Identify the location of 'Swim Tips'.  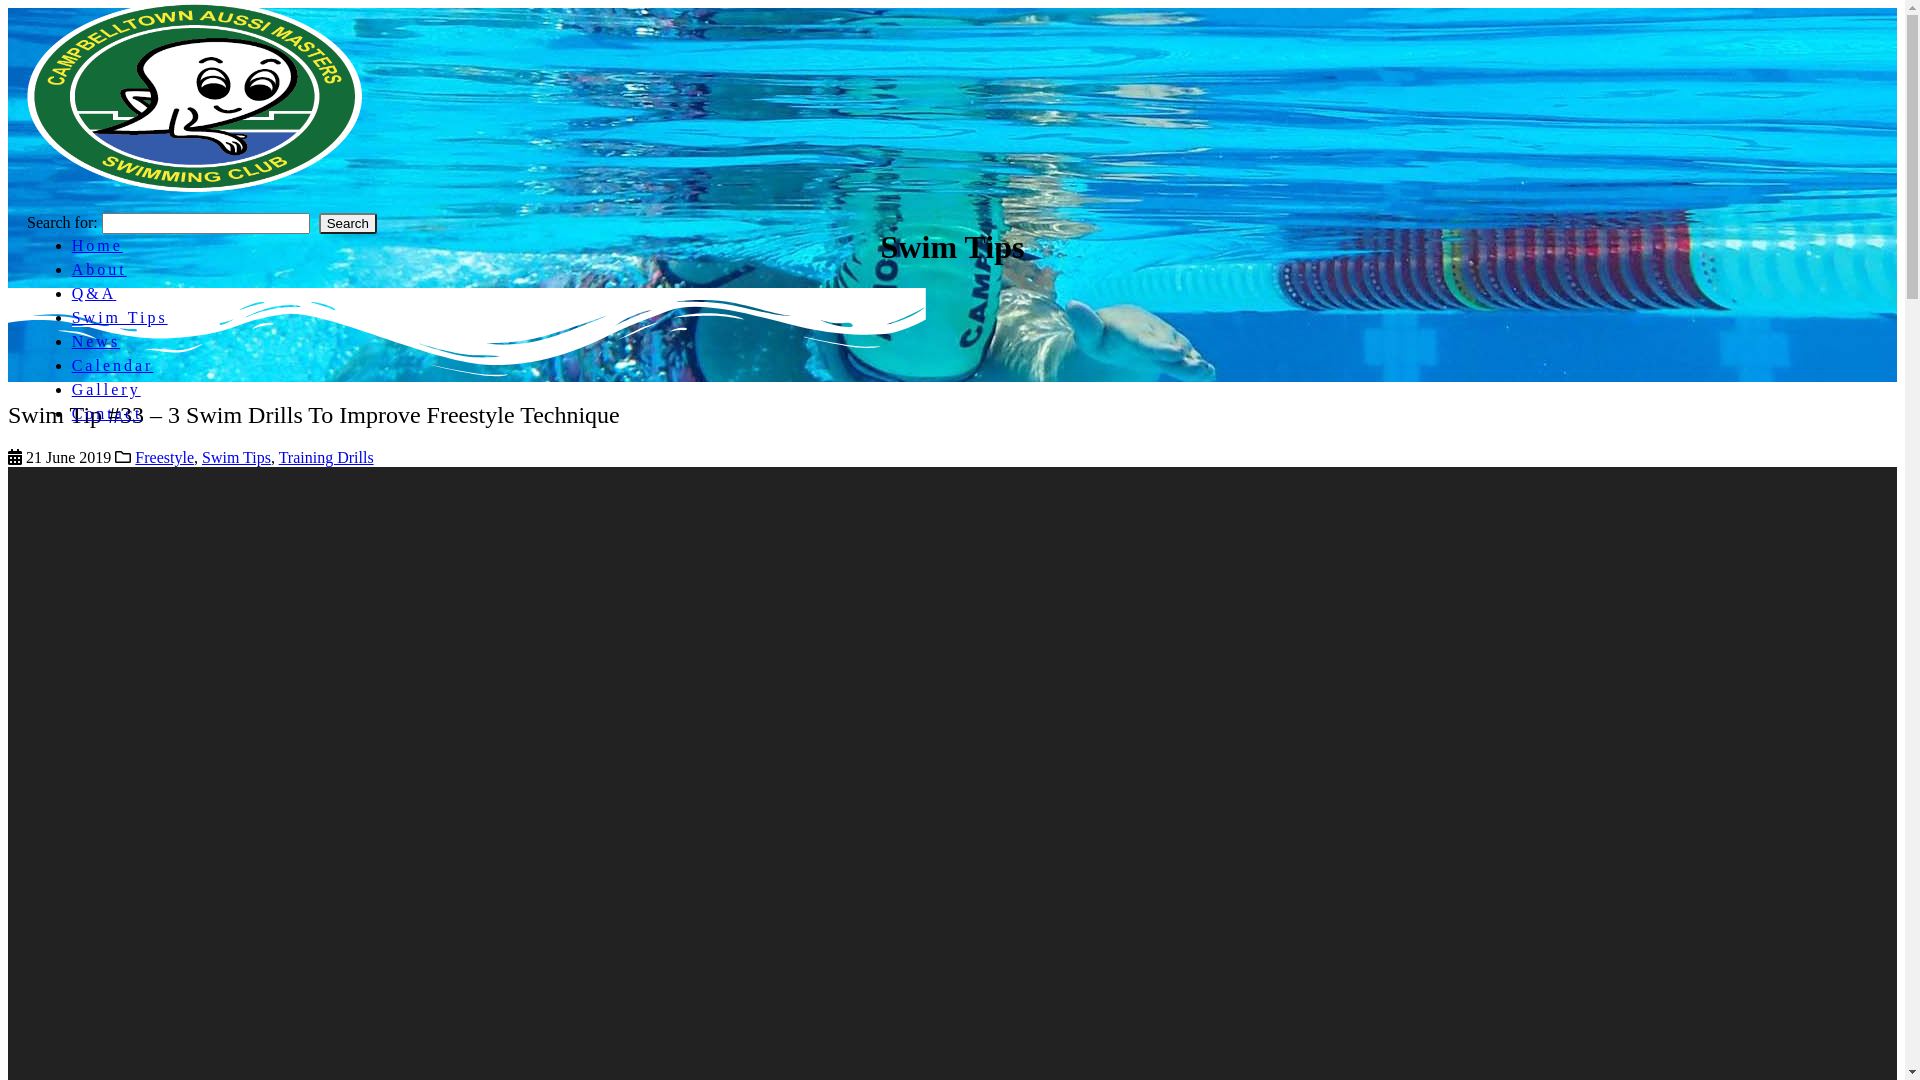
(72, 316).